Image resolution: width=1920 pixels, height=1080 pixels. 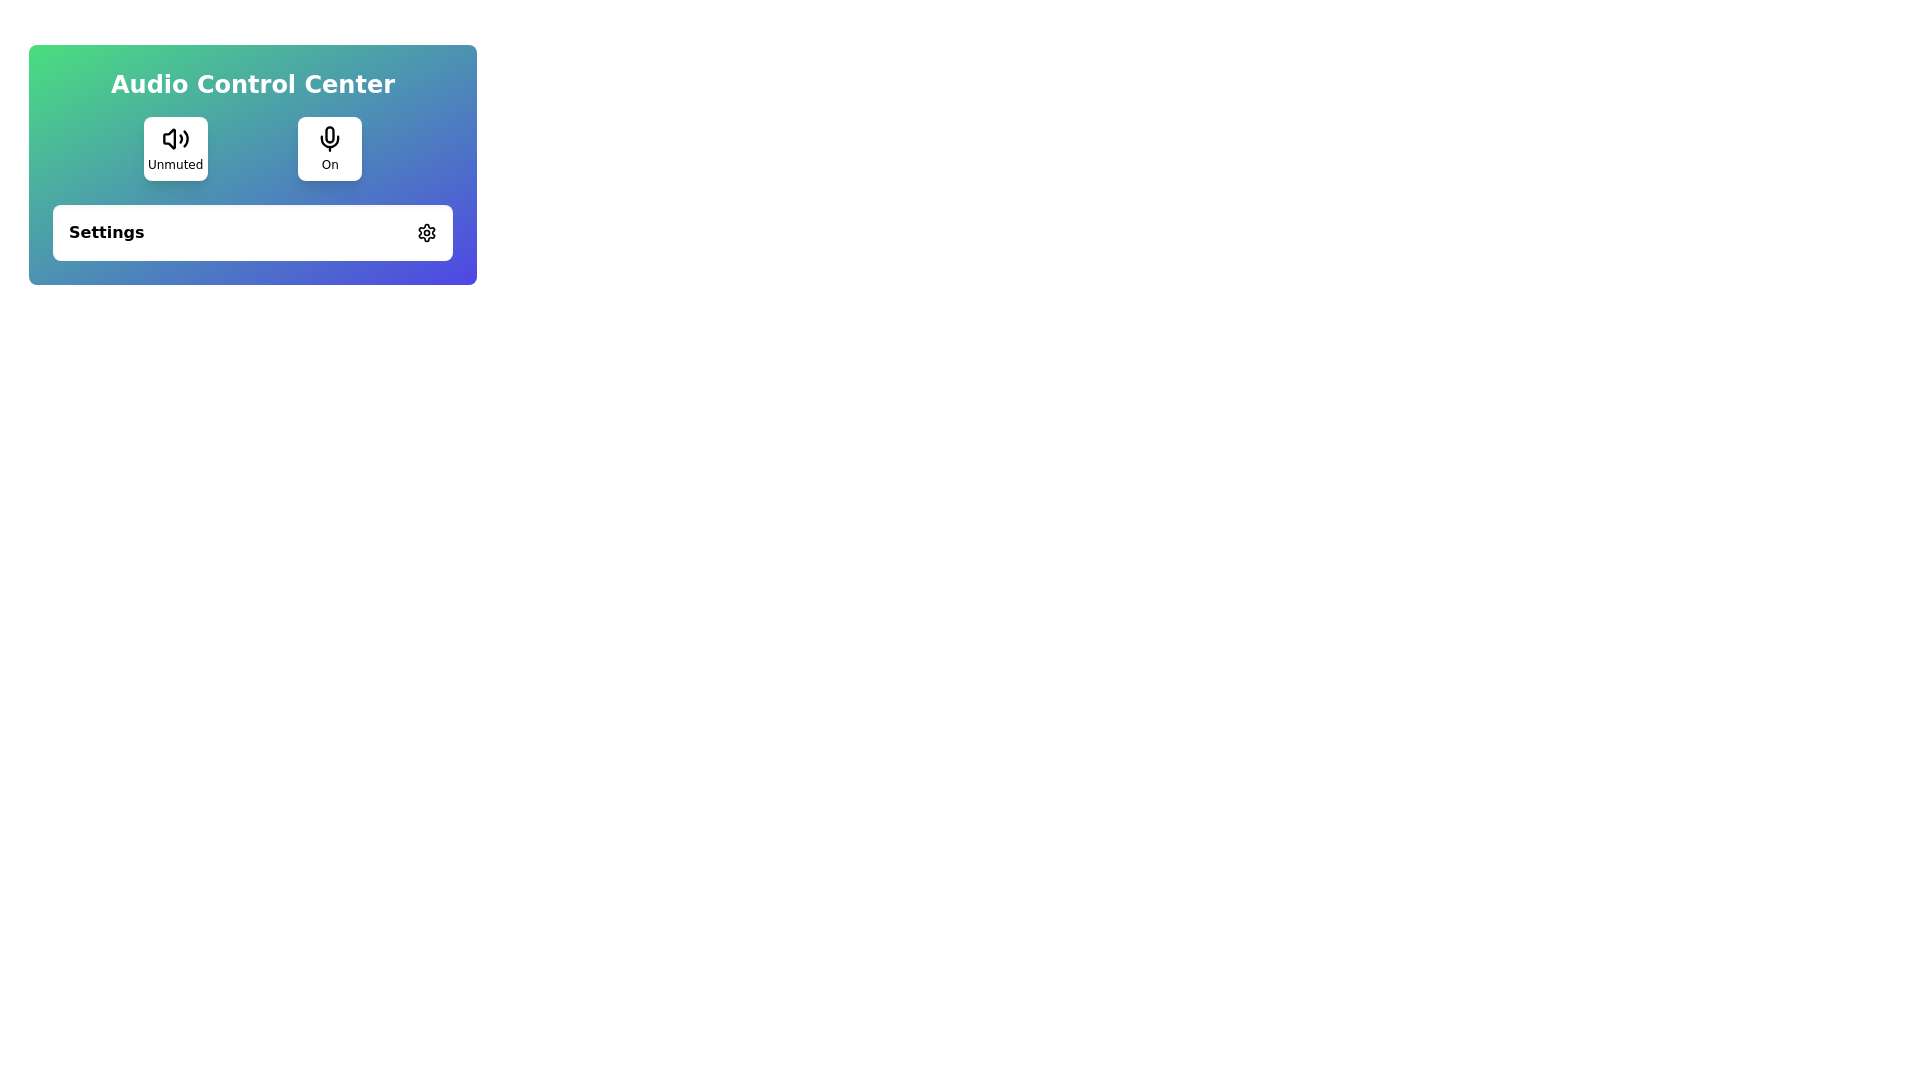 I want to click on the speaker icon within the 'Unmuted' button, which is styled in a minimalistic outline and located under the 'Audio Control Center' title, so click(x=175, y=137).